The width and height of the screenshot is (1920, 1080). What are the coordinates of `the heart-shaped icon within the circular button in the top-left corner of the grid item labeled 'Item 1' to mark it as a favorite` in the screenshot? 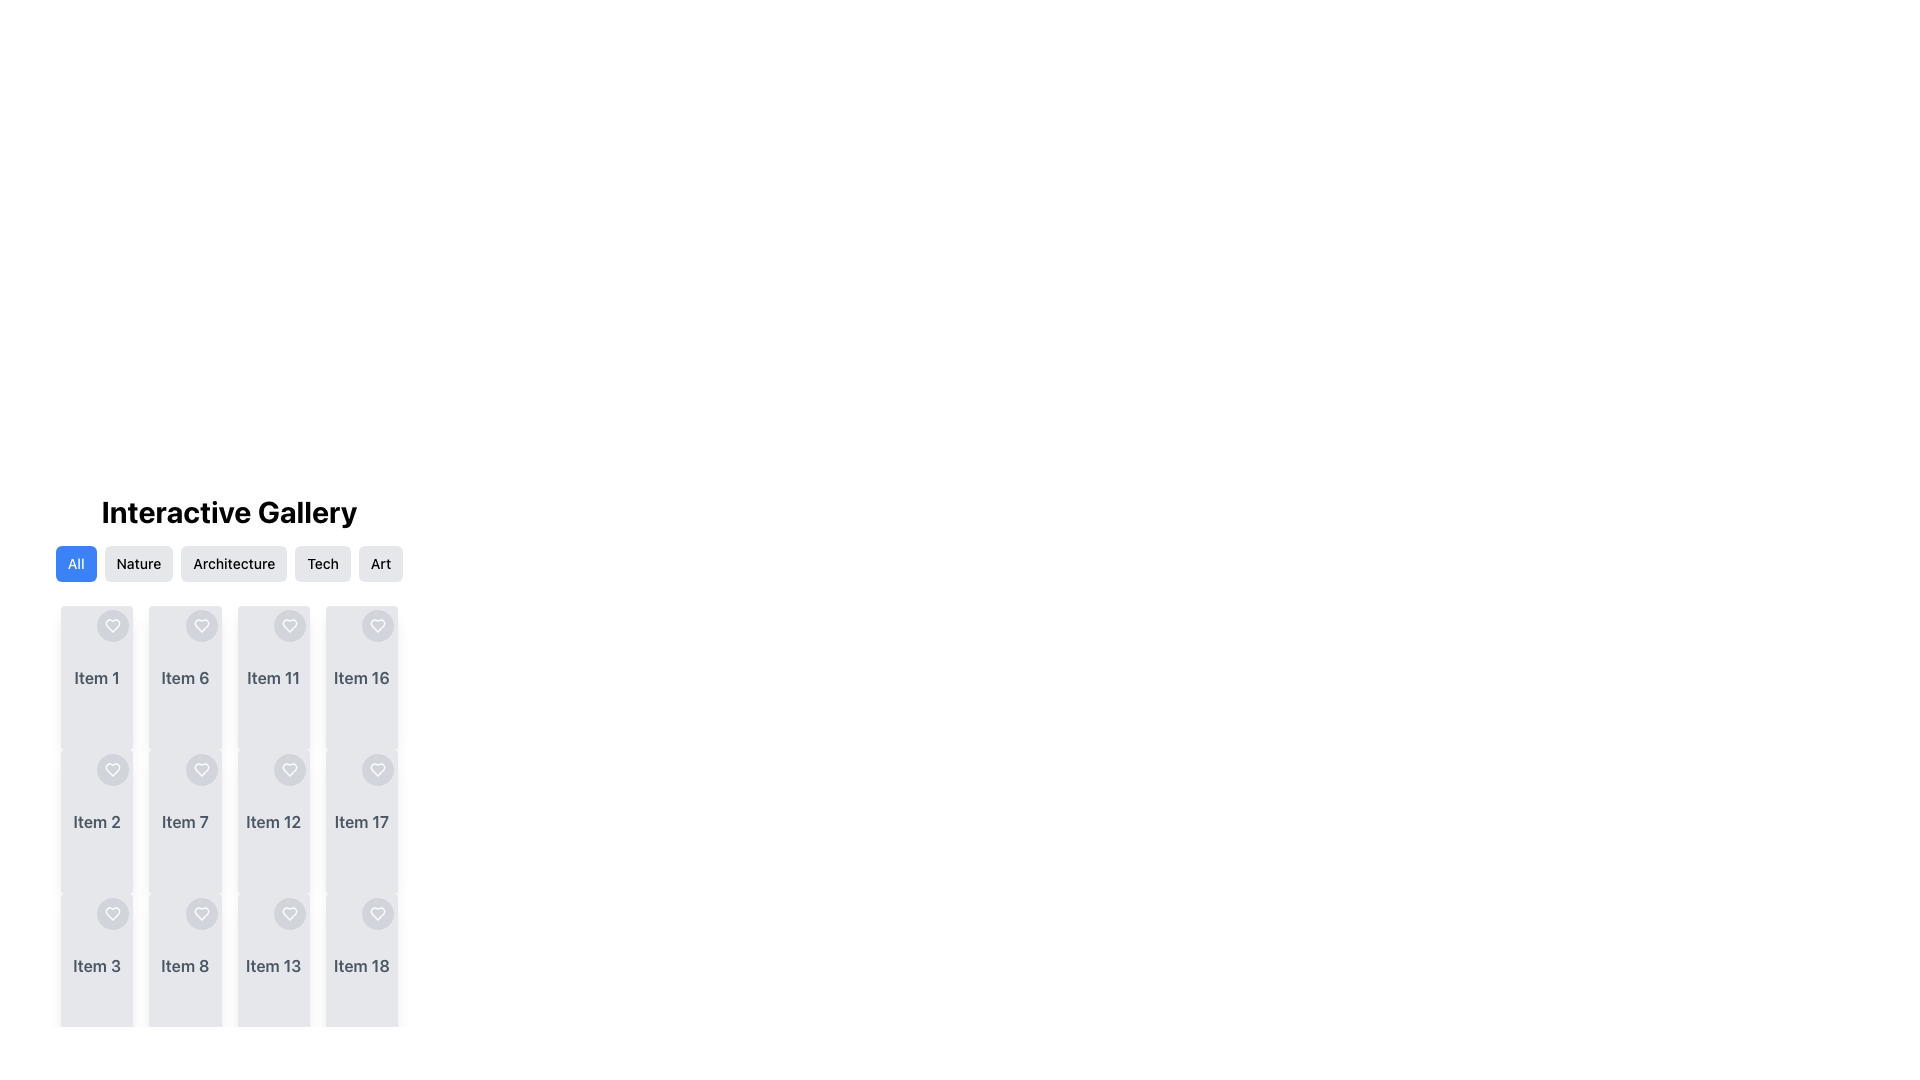 It's located at (112, 624).